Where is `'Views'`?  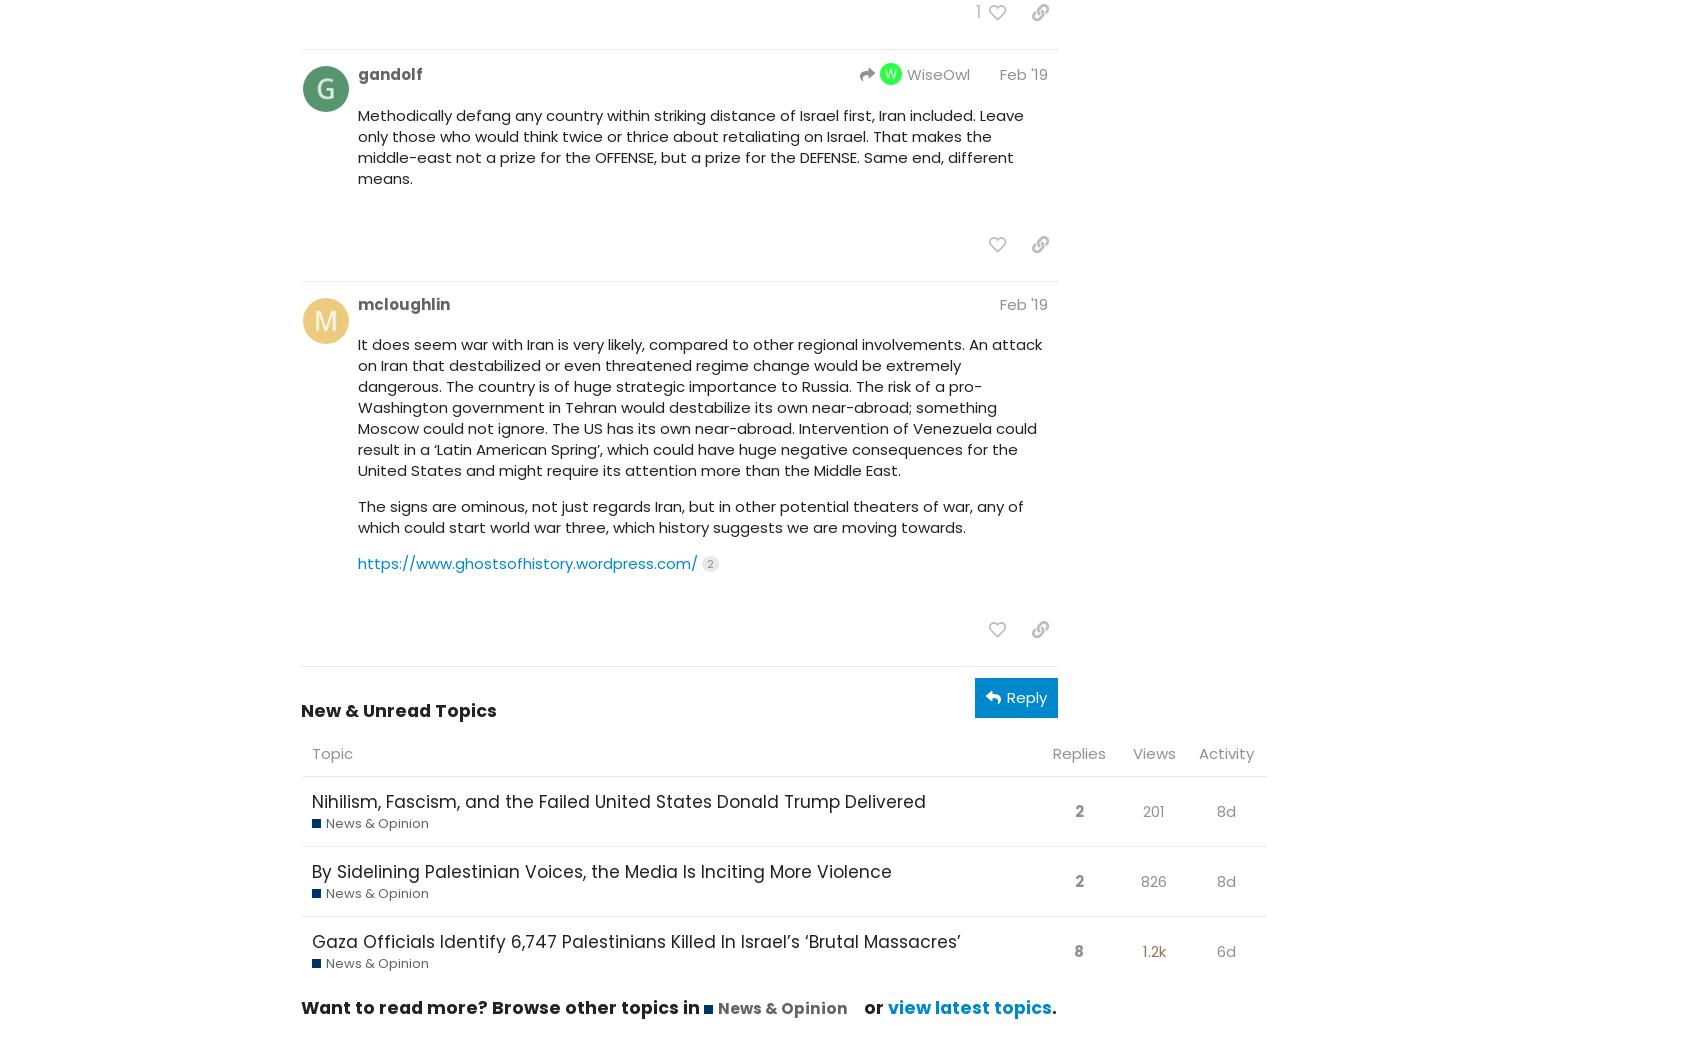 'Views' is located at coordinates (1152, 752).